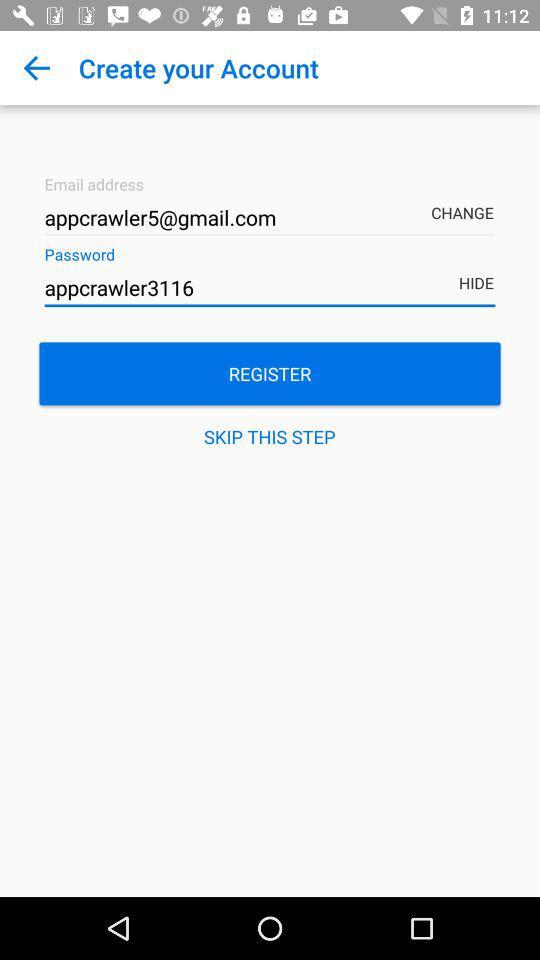 The width and height of the screenshot is (540, 960). I want to click on the icon below register, so click(269, 436).